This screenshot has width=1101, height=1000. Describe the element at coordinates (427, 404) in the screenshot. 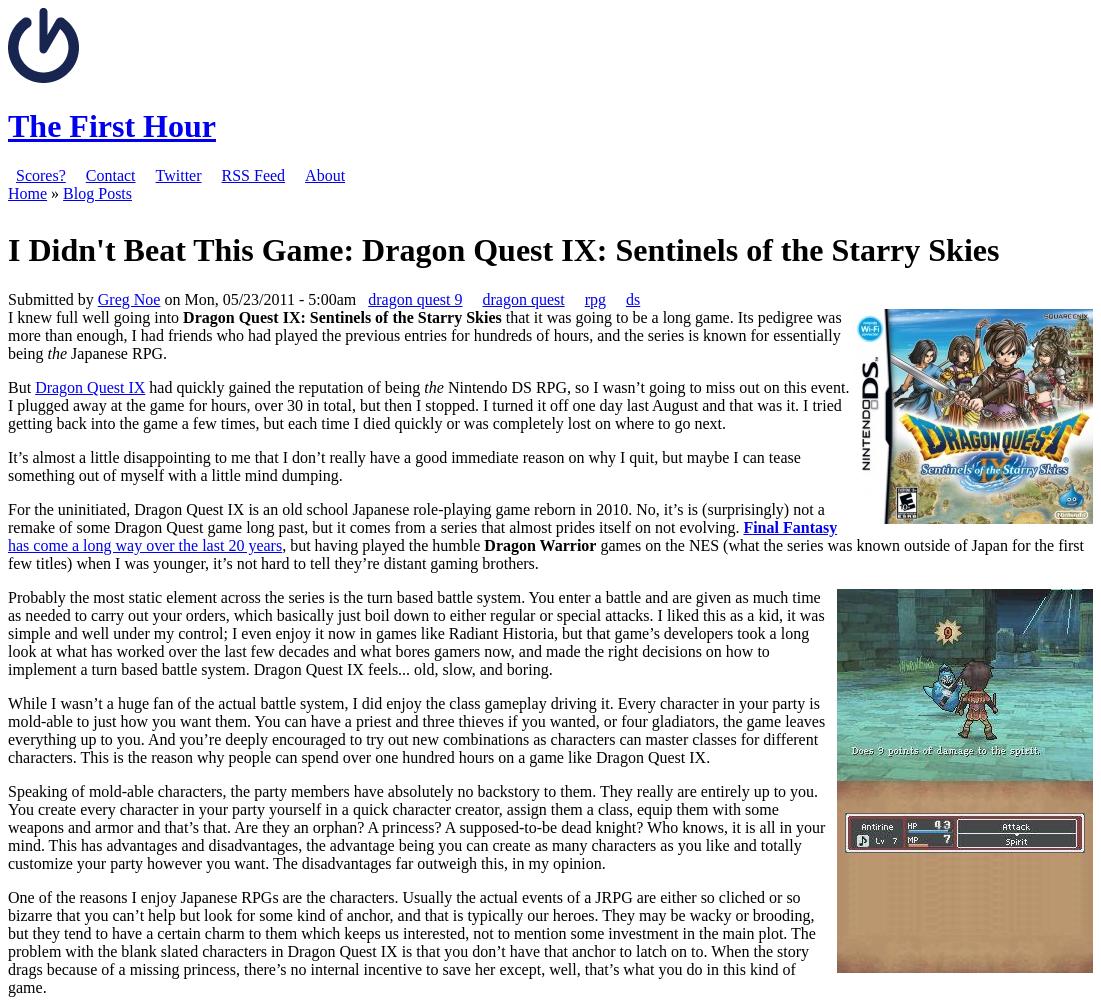

I see `'Nintendo DS RPG, so I wasn’t going to miss out on this event. I plugged 
away at the game for hours, over 30 in total, but then I stopped. I 
turned it off one day last August and that was it. I tried getting back 
into the game a few times, but each time I died quickly or was 
completely lost on where to go next.'` at that location.